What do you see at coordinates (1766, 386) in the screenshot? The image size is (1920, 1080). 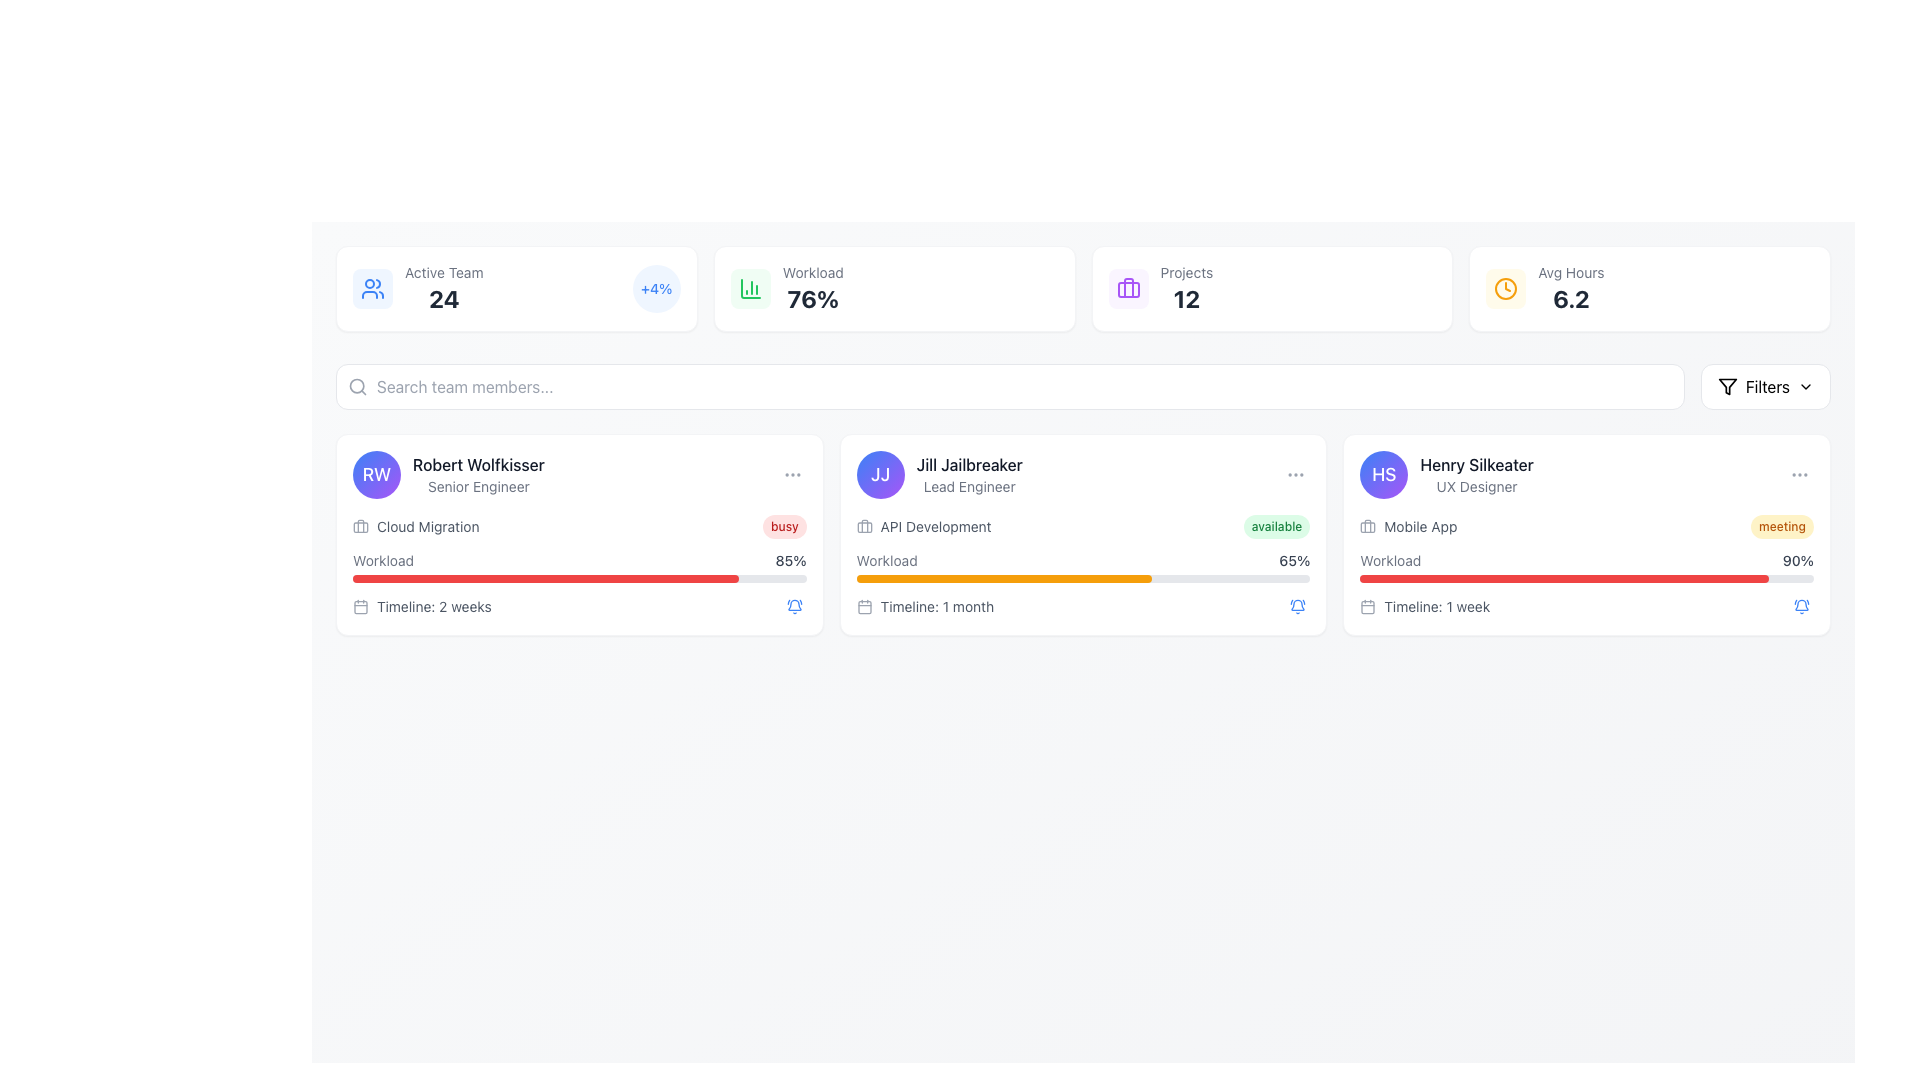 I see `the rectangular button labeled 'Filters' with a filter icon and downward chevron icon, located at the top-right area of the interface` at bounding box center [1766, 386].